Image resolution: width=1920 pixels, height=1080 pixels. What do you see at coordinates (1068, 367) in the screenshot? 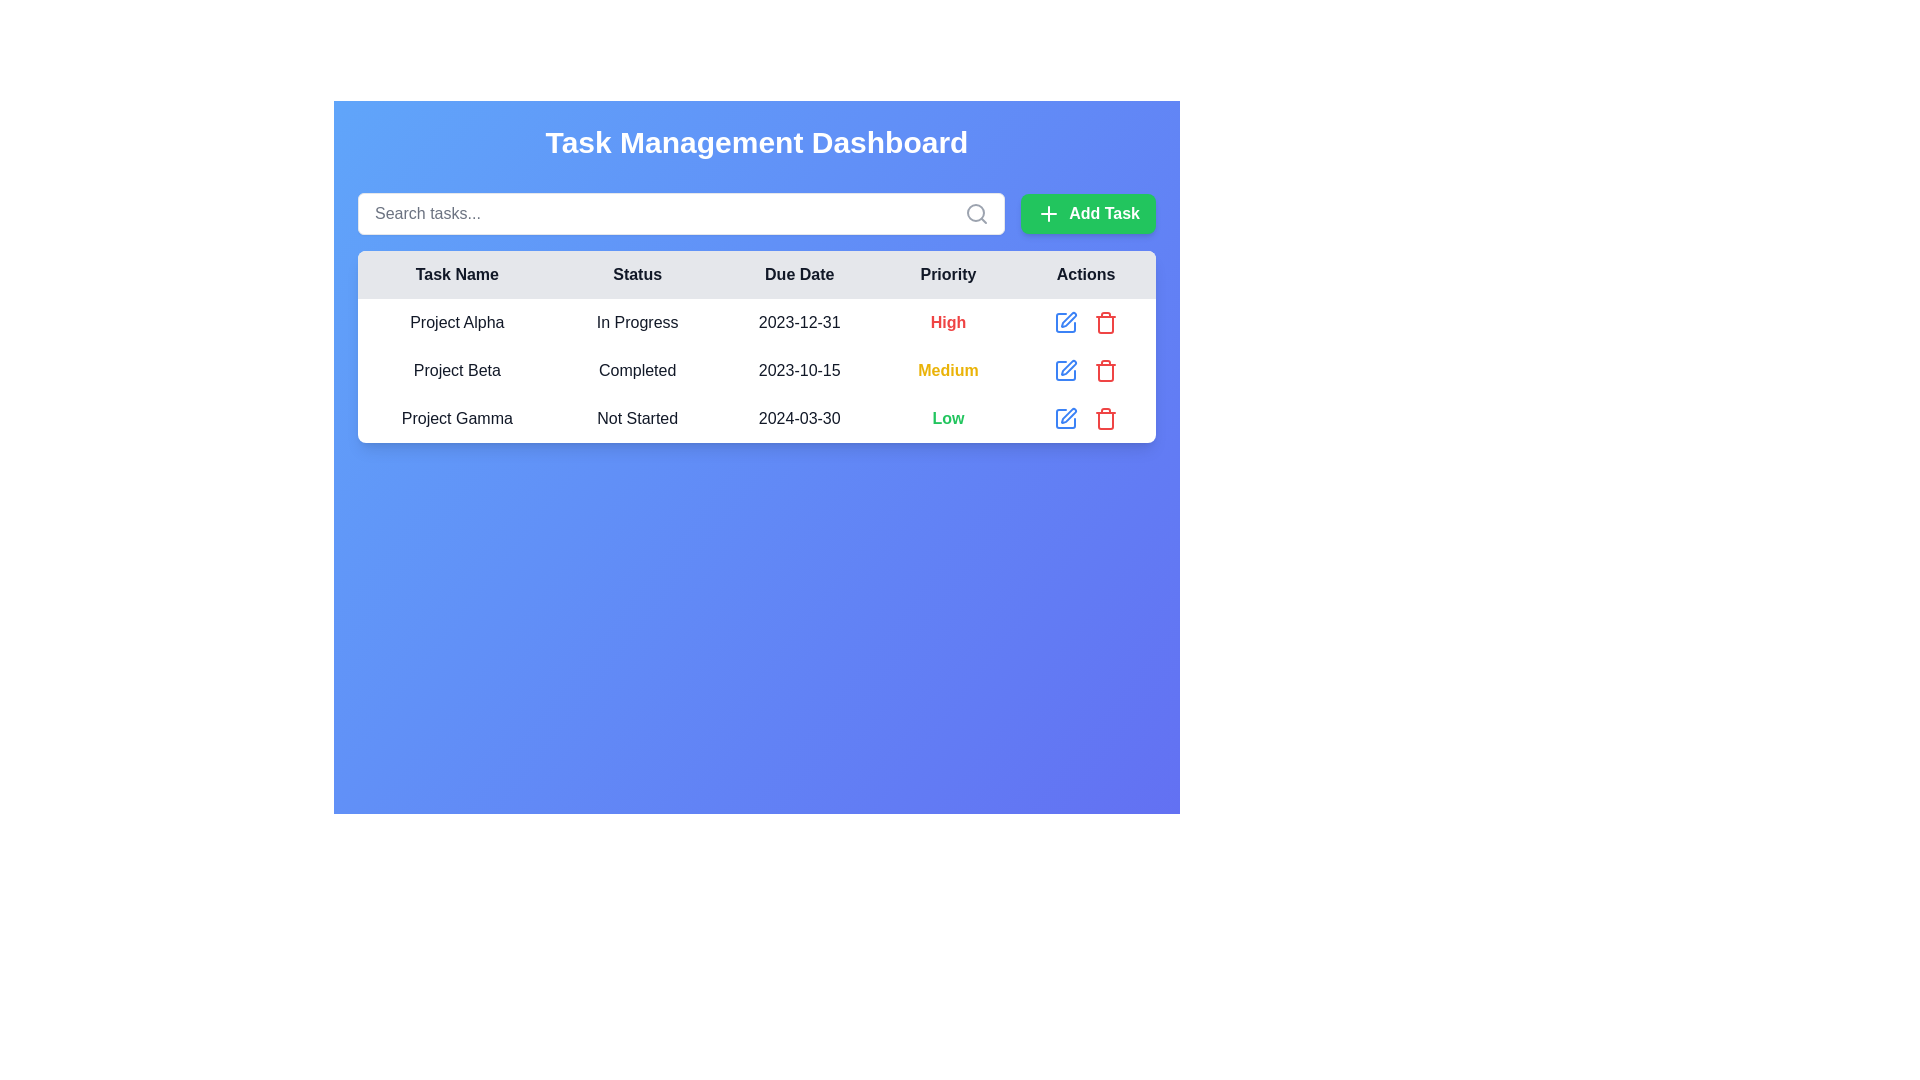
I see `the edit icon in the 'Actions' column of the second row in the task management table` at bounding box center [1068, 367].